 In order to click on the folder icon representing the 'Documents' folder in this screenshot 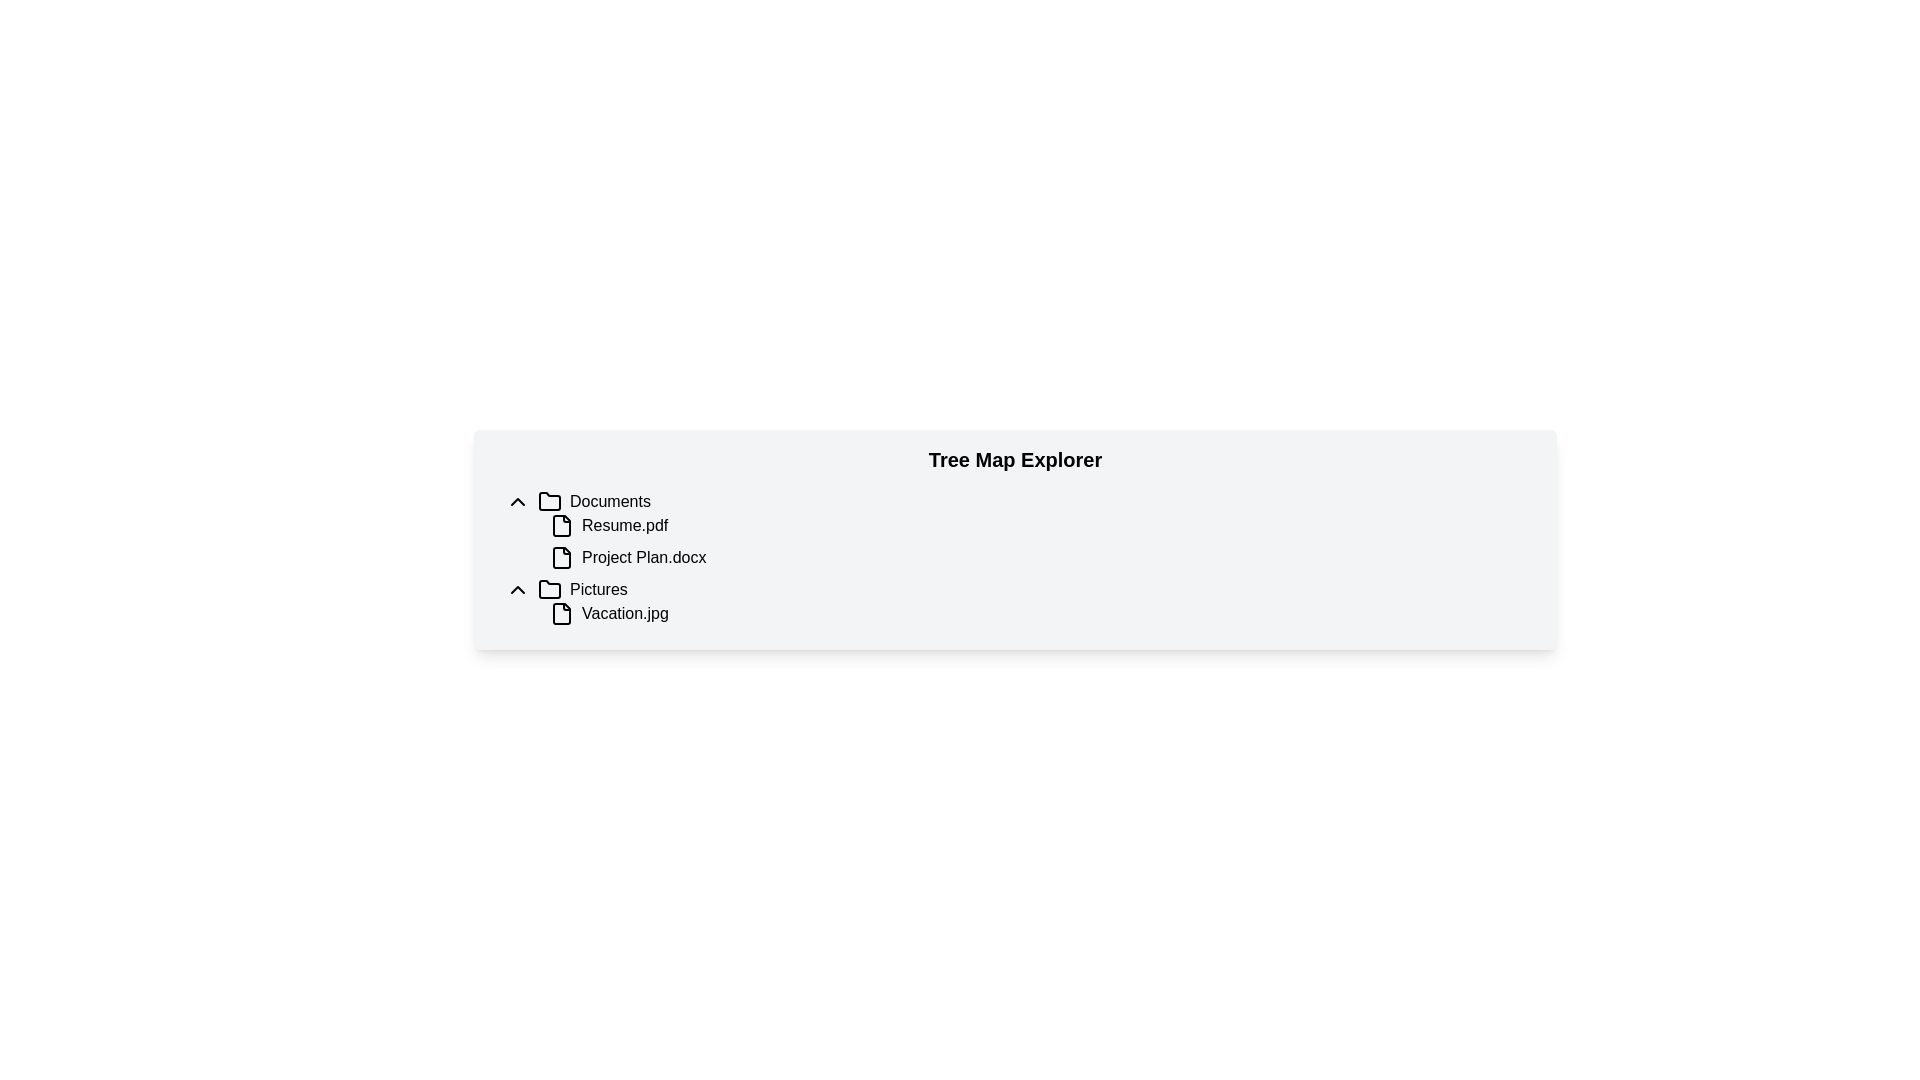, I will do `click(550, 500)`.